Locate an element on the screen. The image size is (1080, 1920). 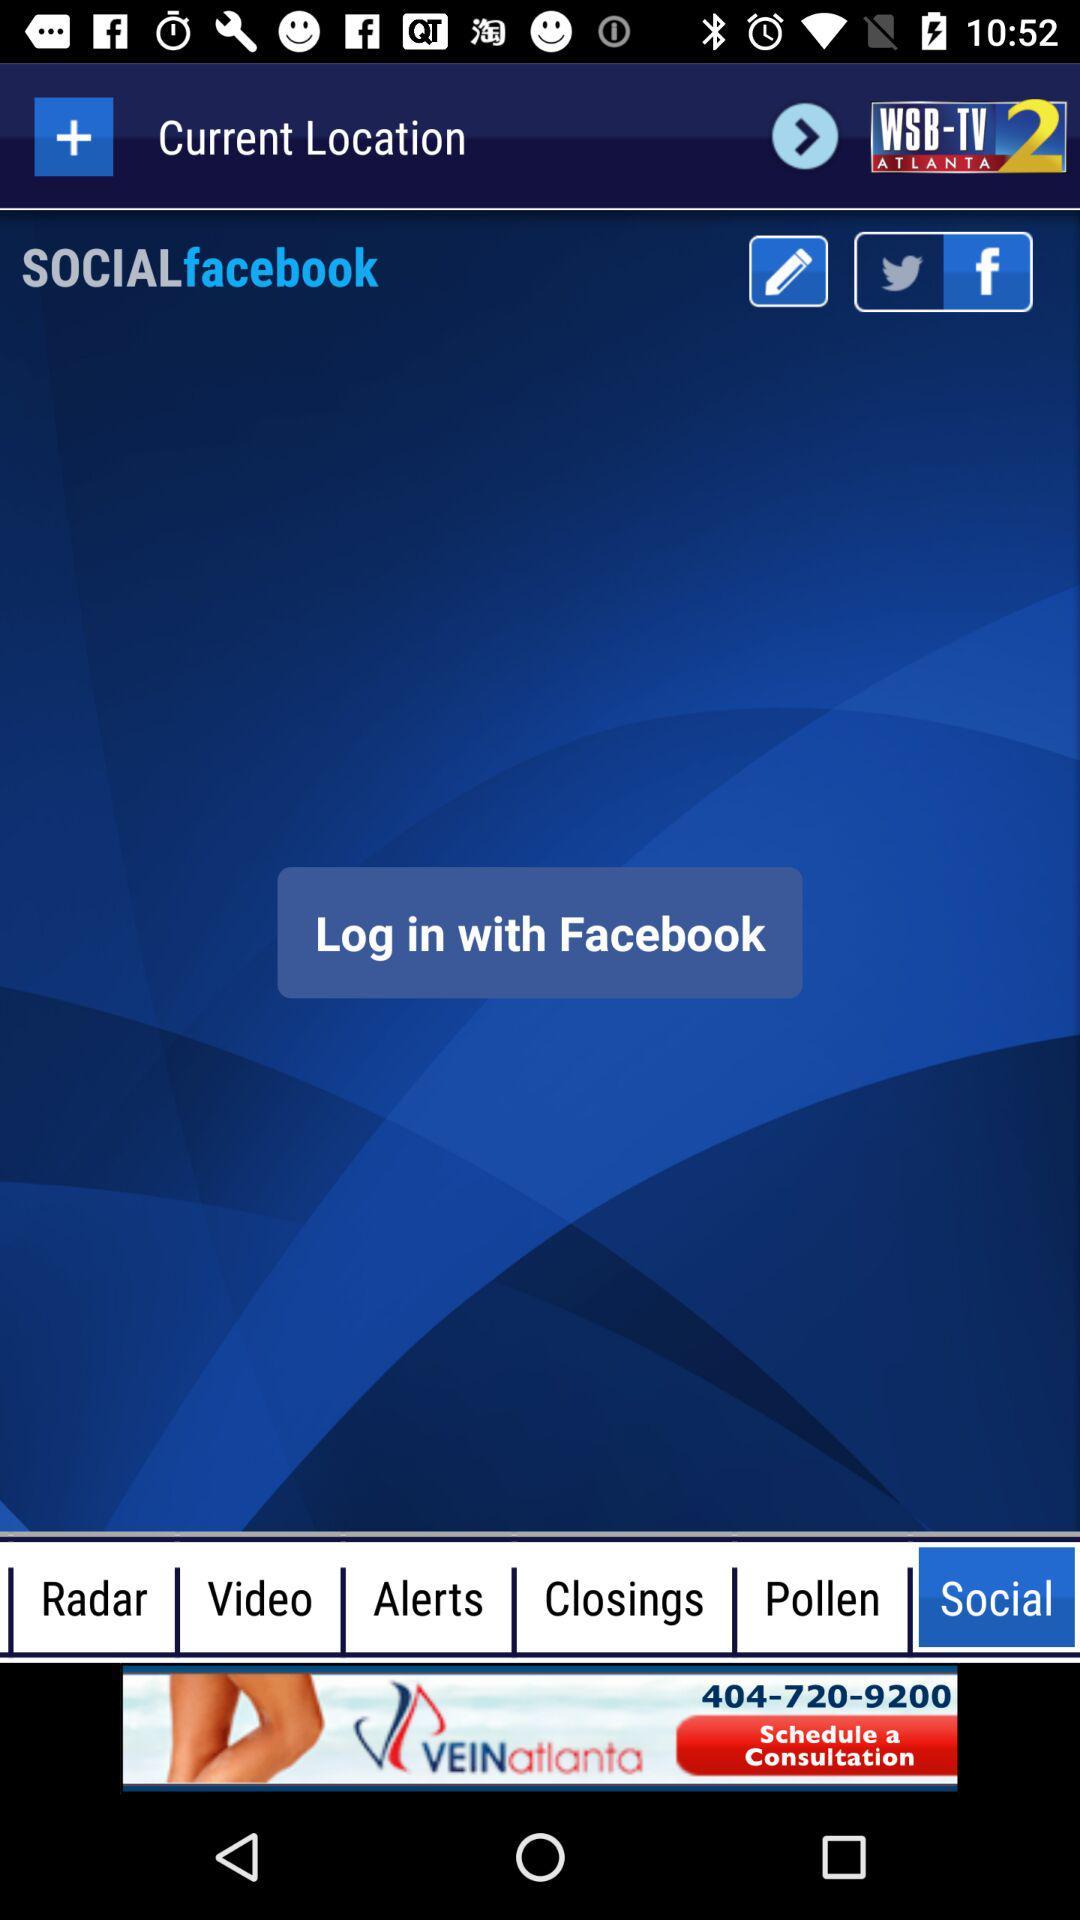
go foward is located at coordinates (804, 135).